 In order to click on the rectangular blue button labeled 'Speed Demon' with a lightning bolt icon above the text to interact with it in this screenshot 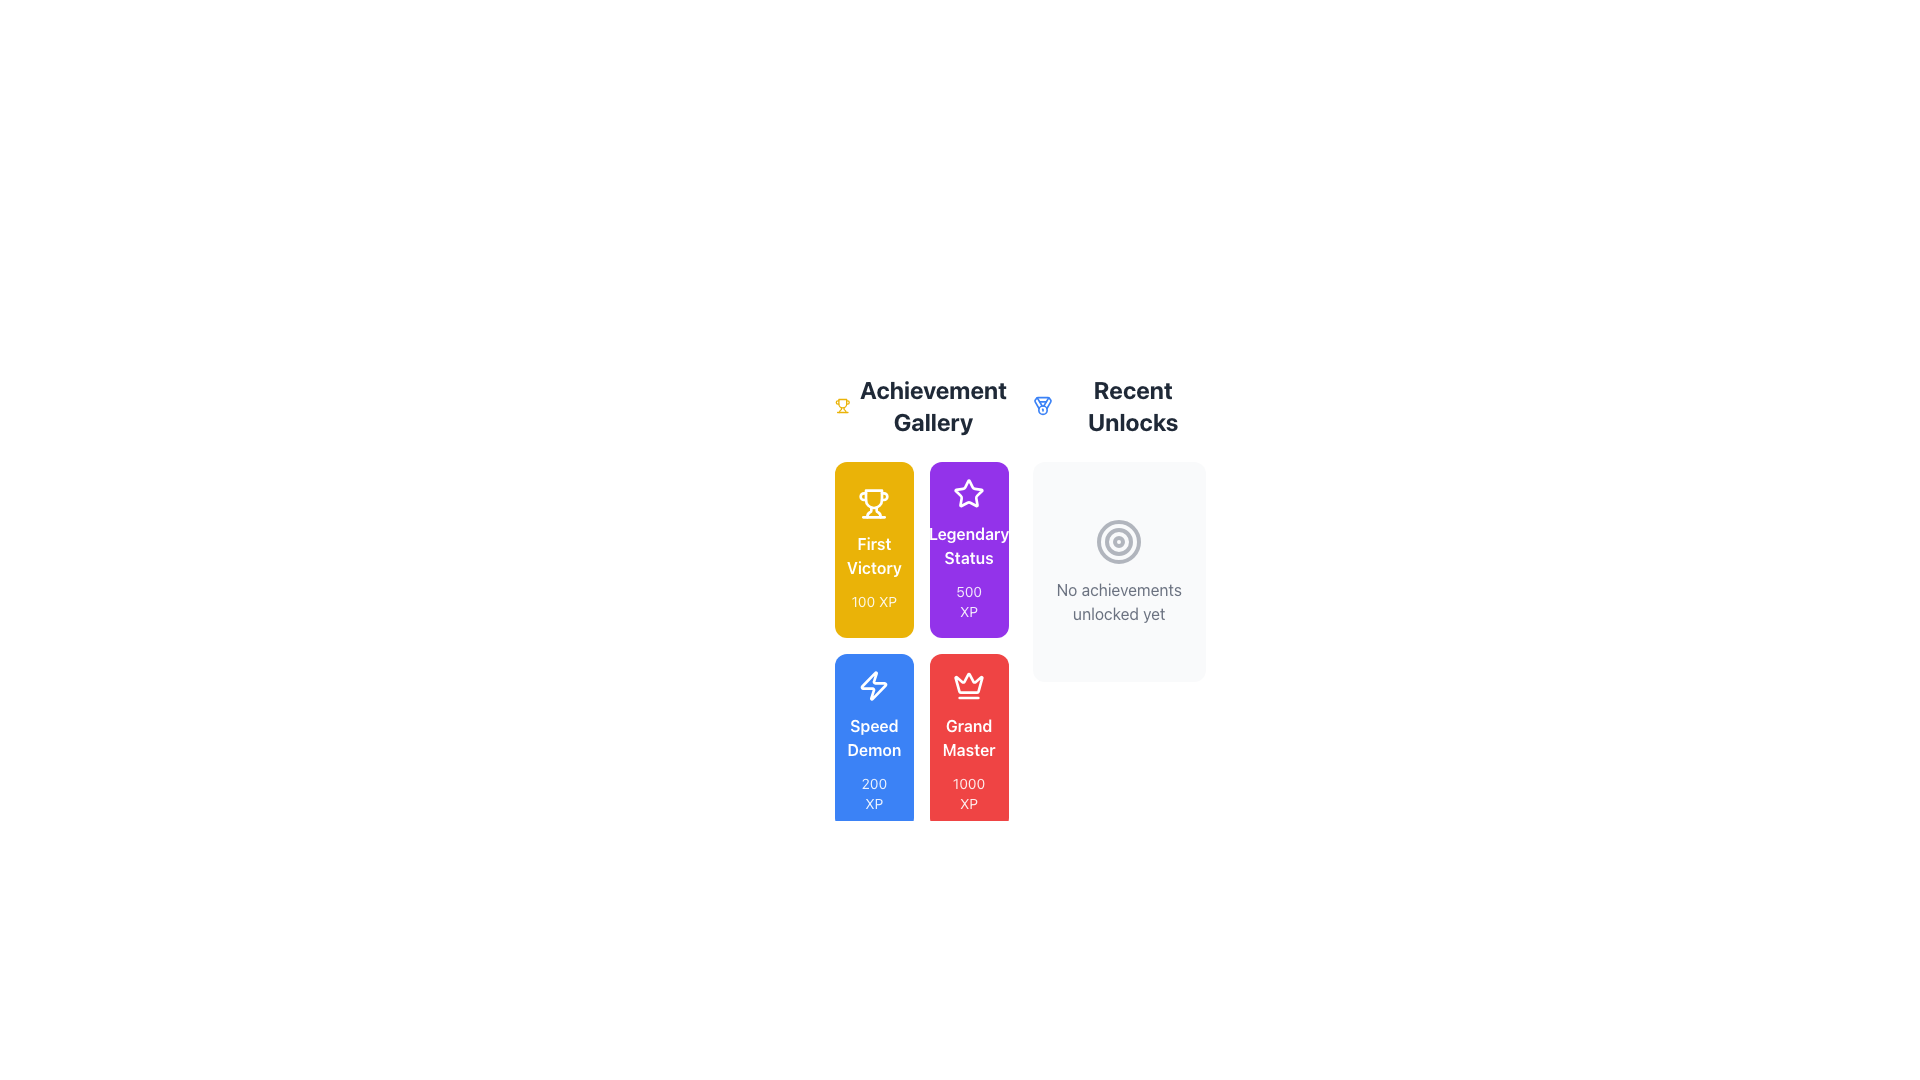, I will do `click(874, 741)`.